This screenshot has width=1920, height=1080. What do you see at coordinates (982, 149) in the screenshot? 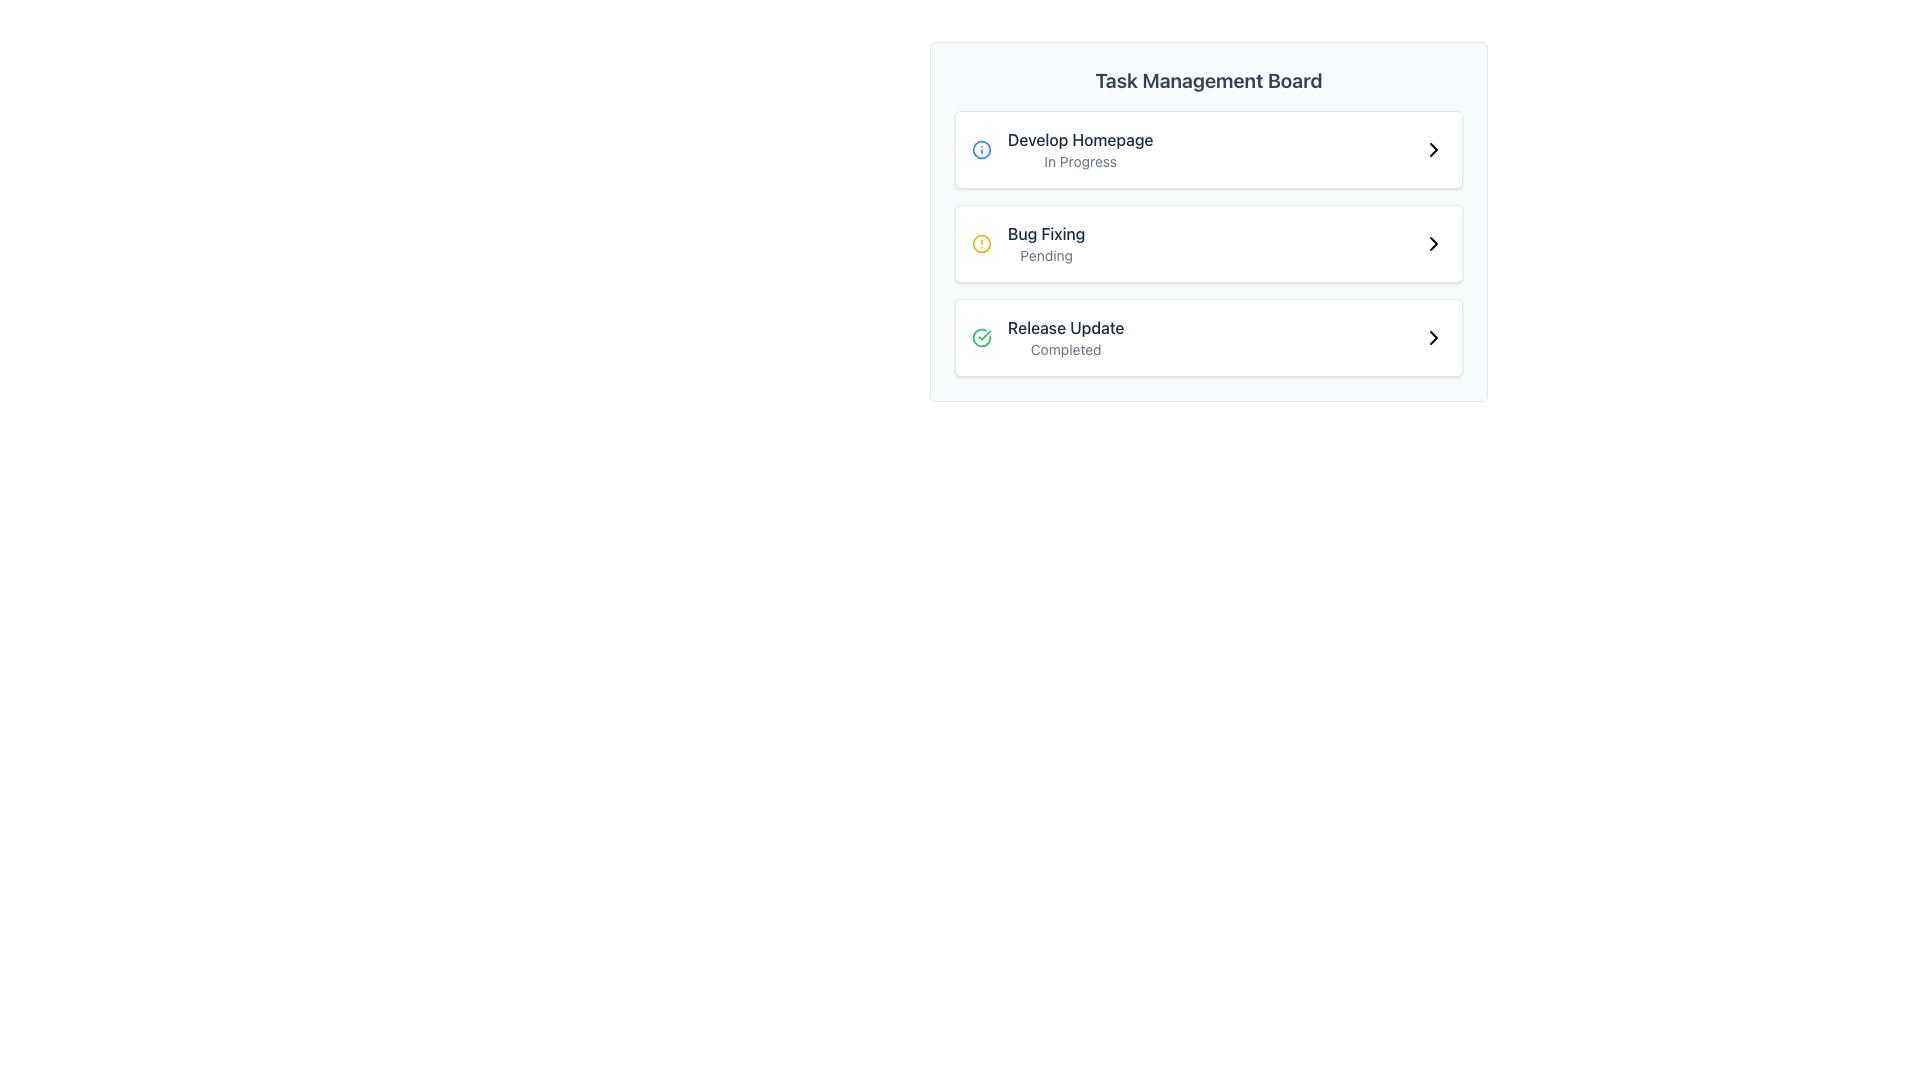
I see `the decorative info icon in the SVG graphic located in the first row of the task list labeled 'Develop Homepage'` at bounding box center [982, 149].